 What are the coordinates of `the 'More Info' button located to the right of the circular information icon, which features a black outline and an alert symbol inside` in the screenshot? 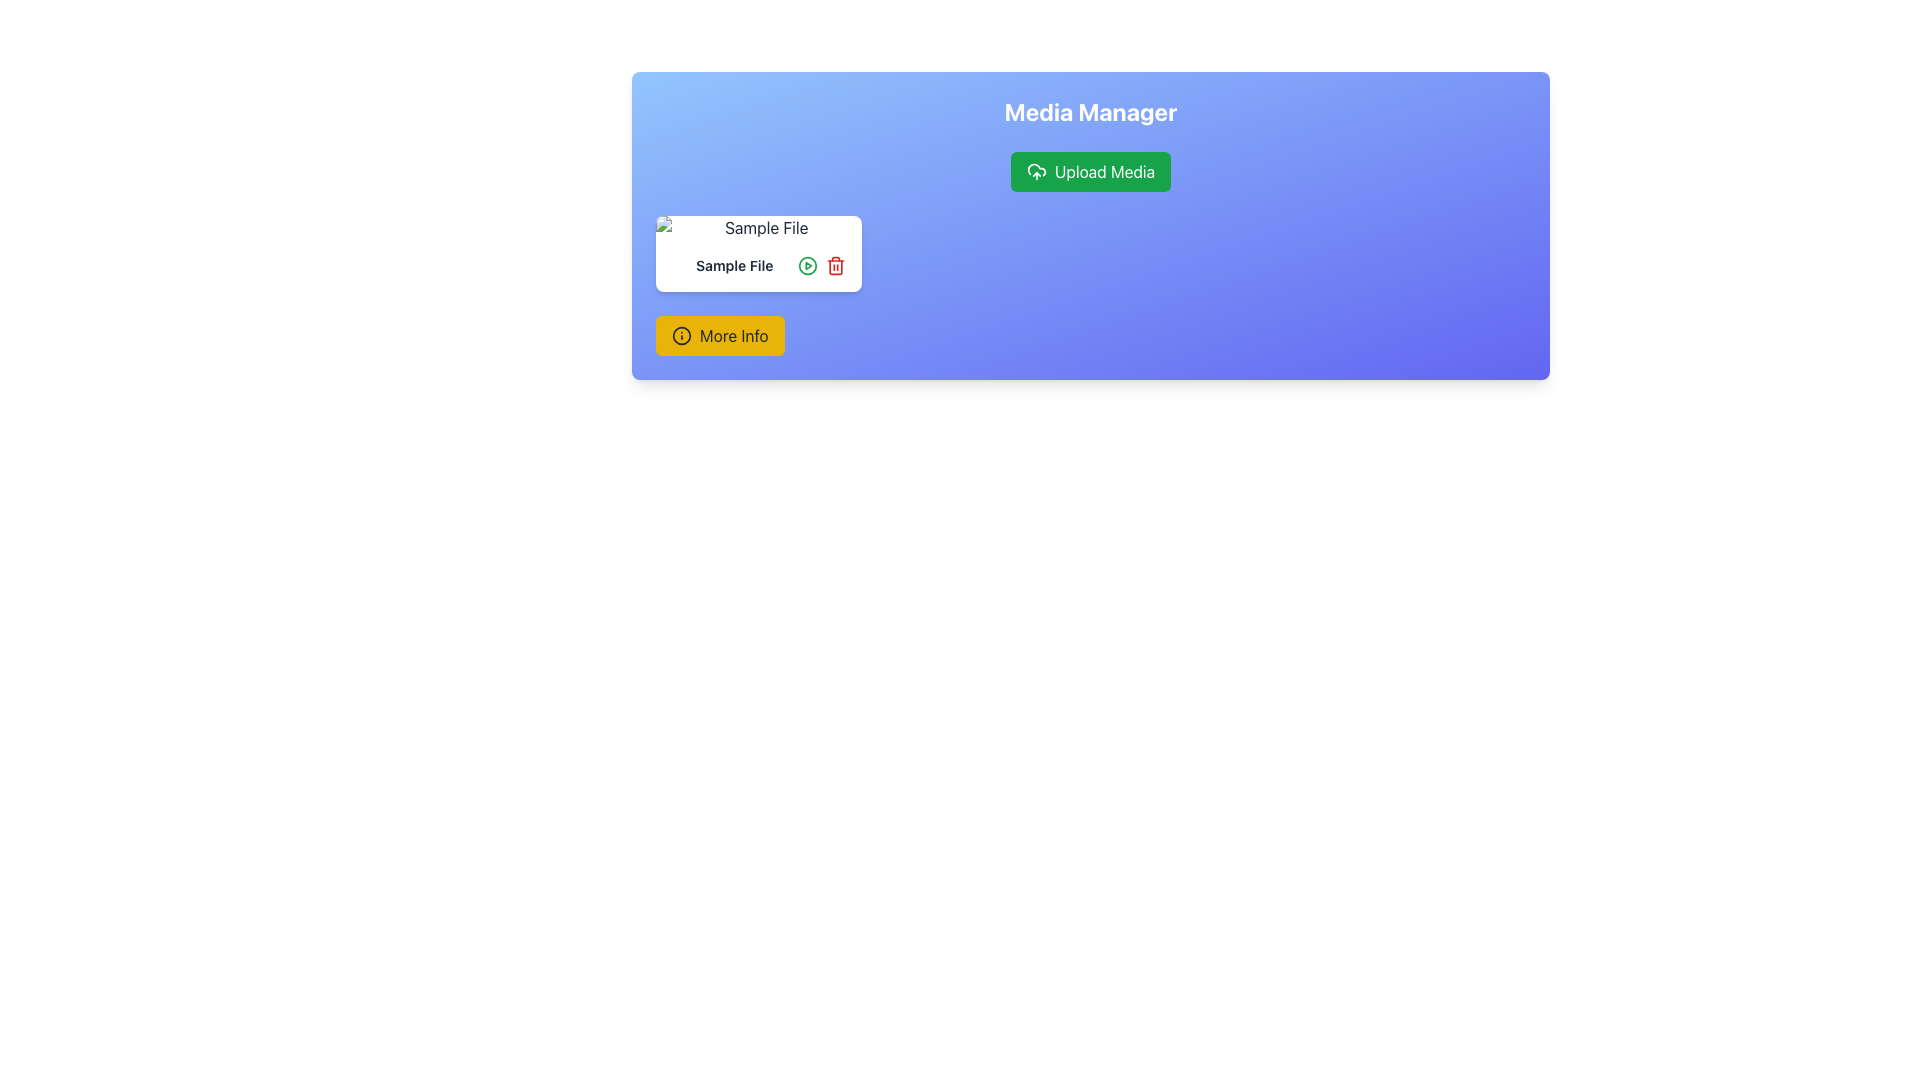 It's located at (681, 334).